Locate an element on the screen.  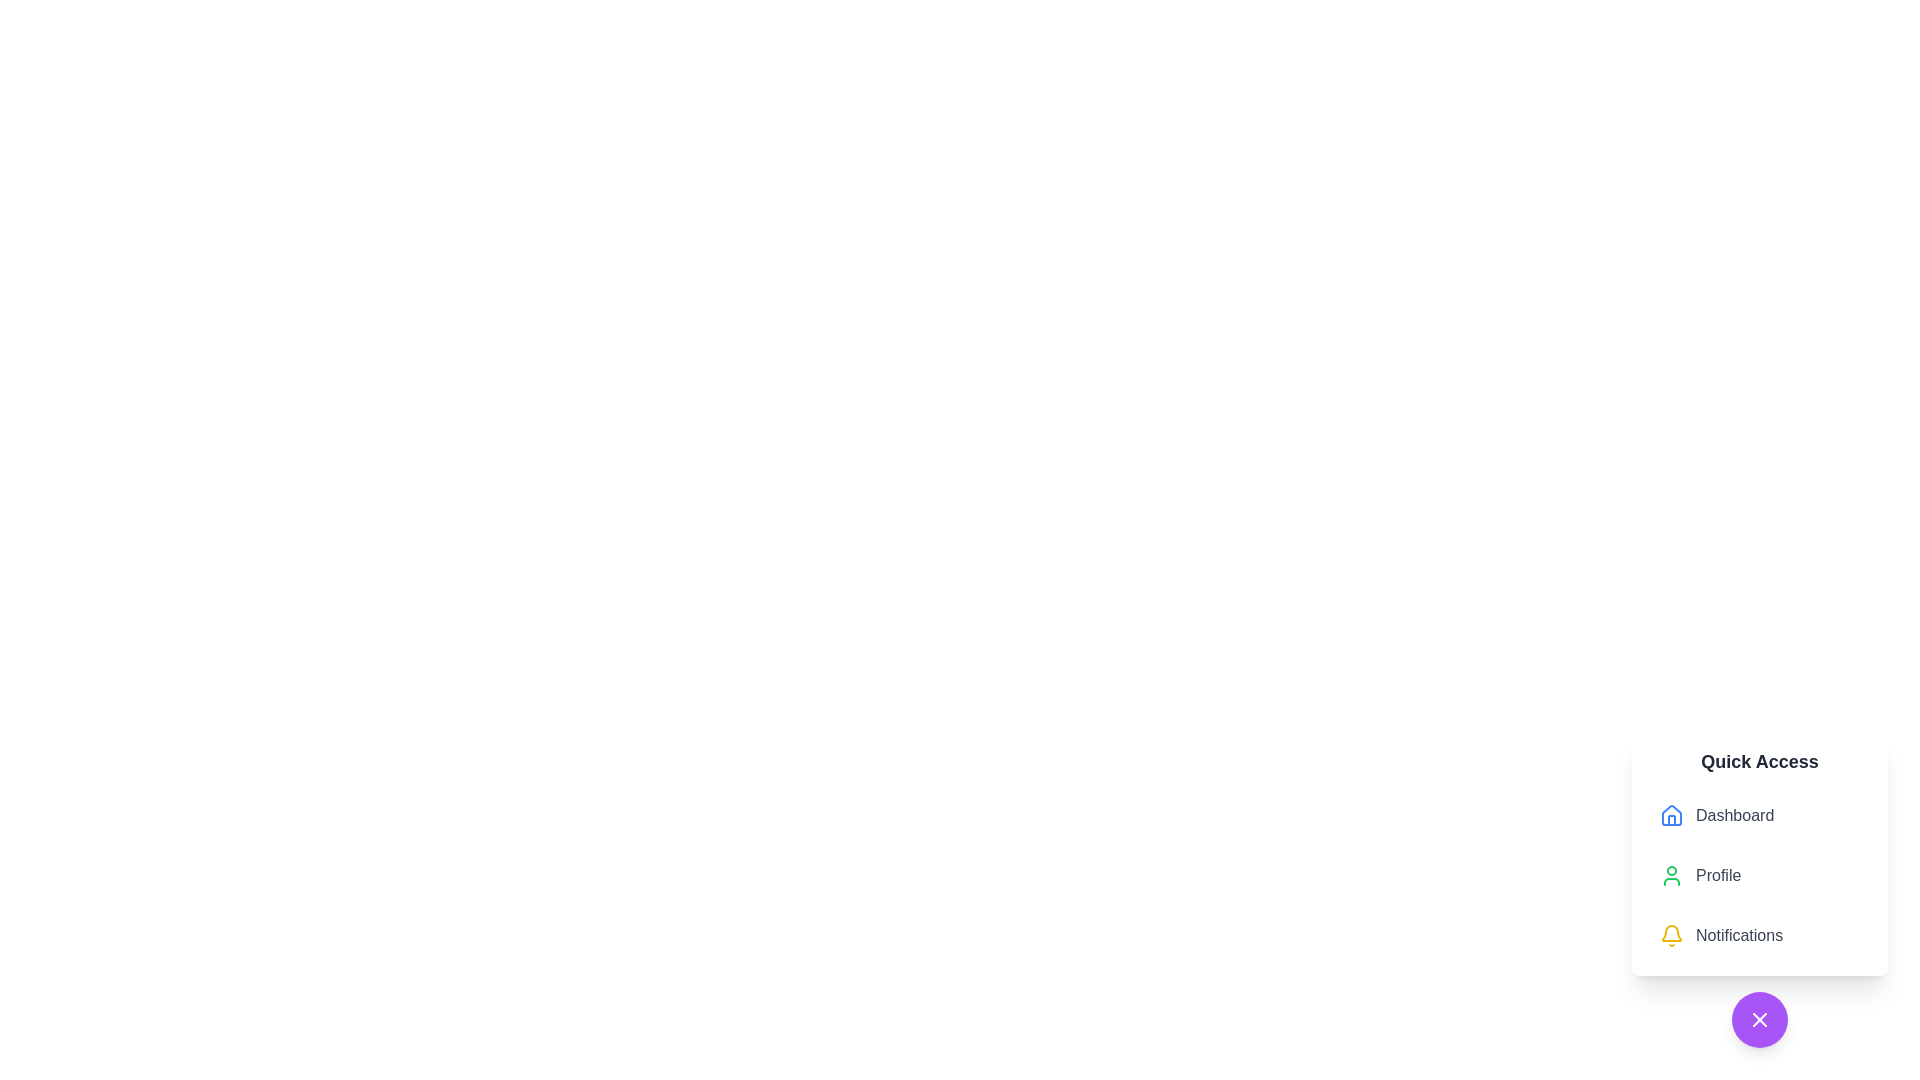
descriptive label identifying the corresponding menu option for the 'Dashboard' page, located under the 'Quick Access' heading, positioned to the right of a blue house-shaped icon is located at coordinates (1734, 816).